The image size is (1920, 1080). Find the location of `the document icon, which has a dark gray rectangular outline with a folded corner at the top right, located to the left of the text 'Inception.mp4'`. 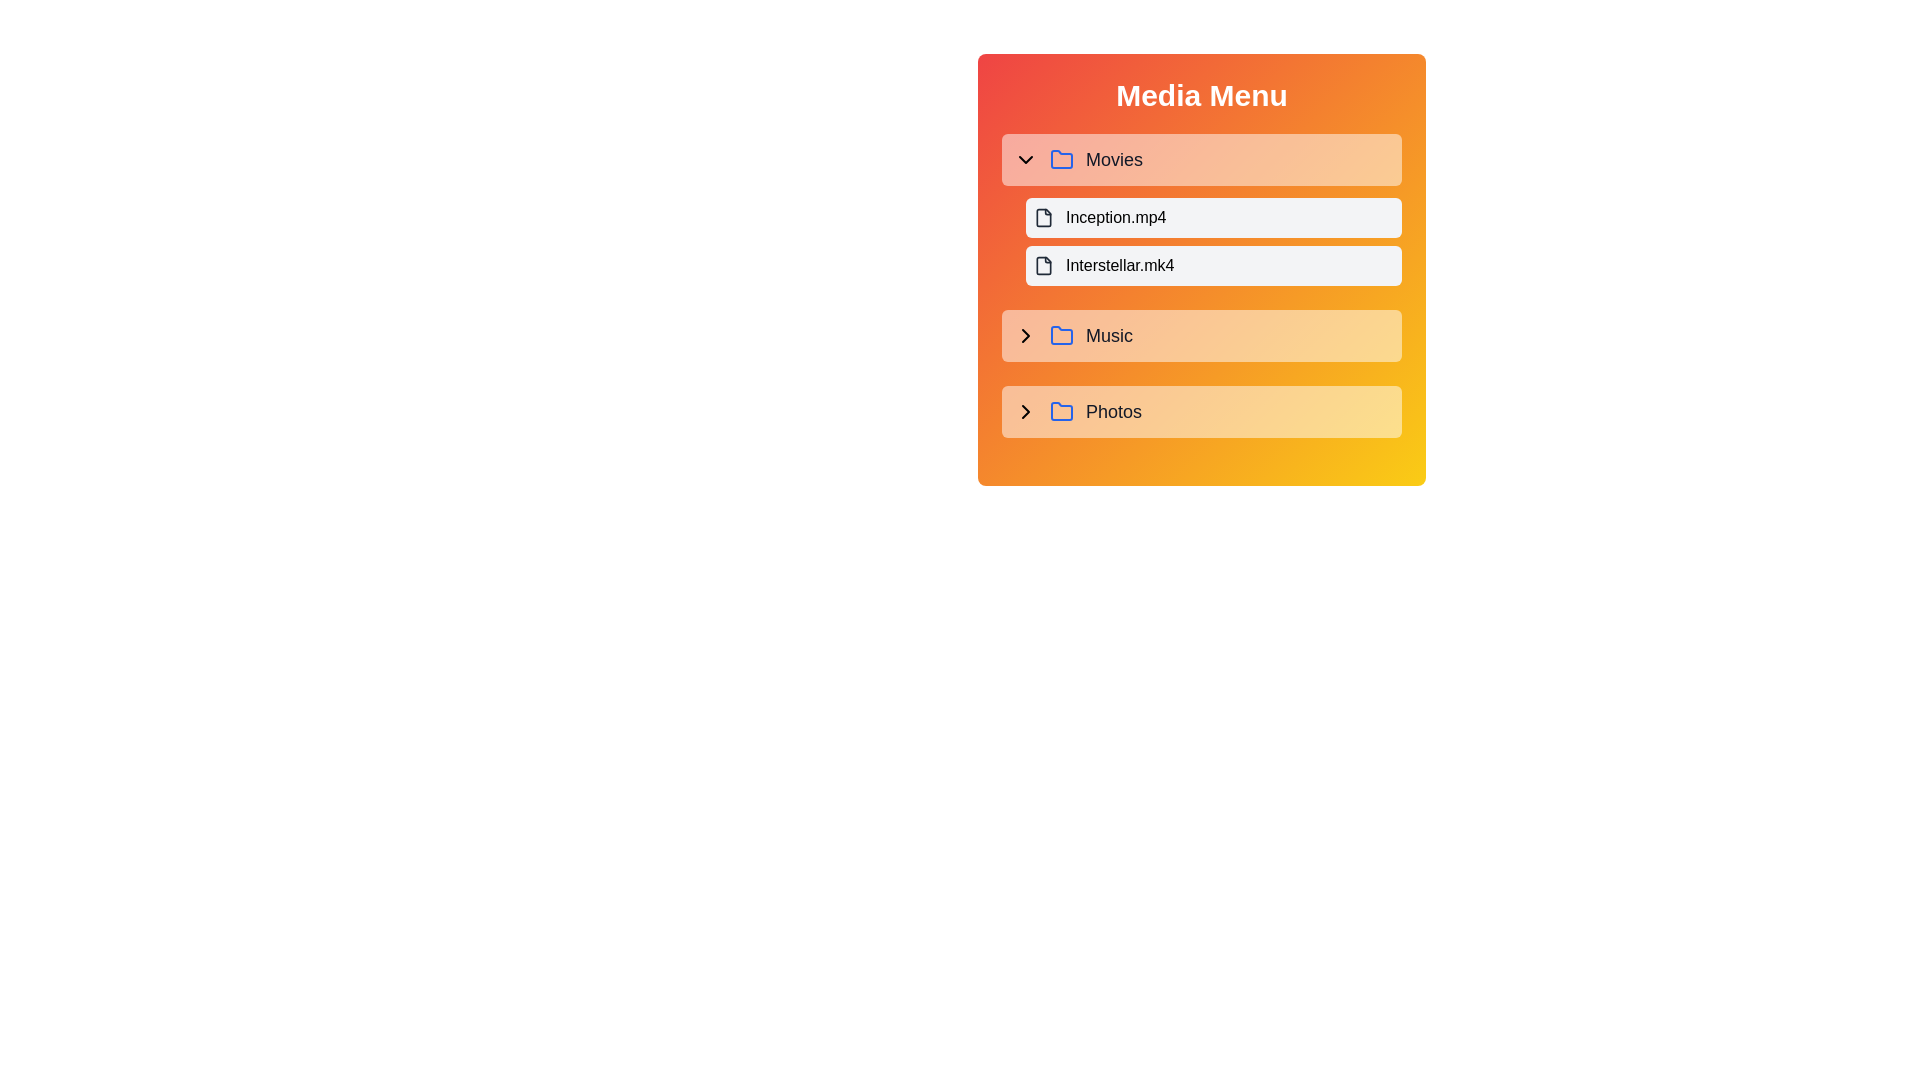

the document icon, which has a dark gray rectangular outline with a folded corner at the top right, located to the left of the text 'Inception.mp4' is located at coordinates (1042, 218).